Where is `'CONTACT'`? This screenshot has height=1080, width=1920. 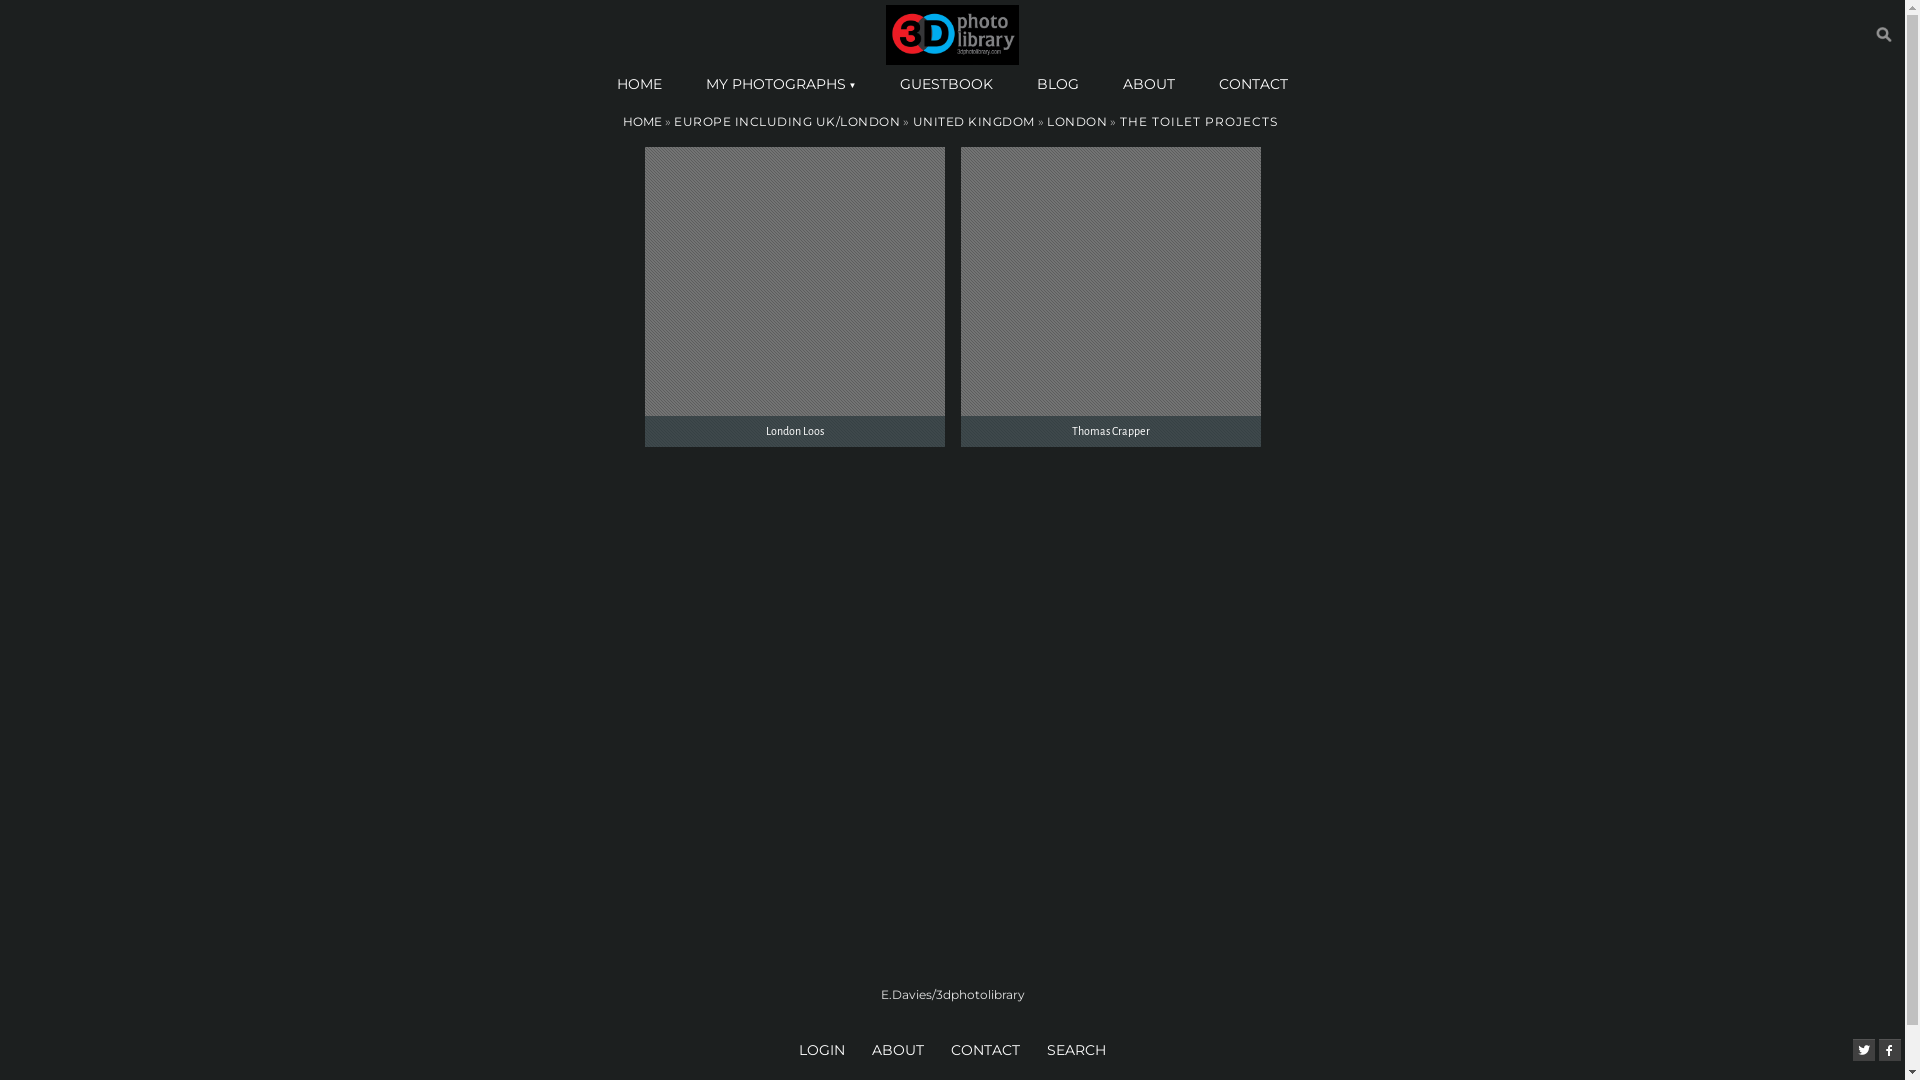
'CONTACT' is located at coordinates (1252, 83).